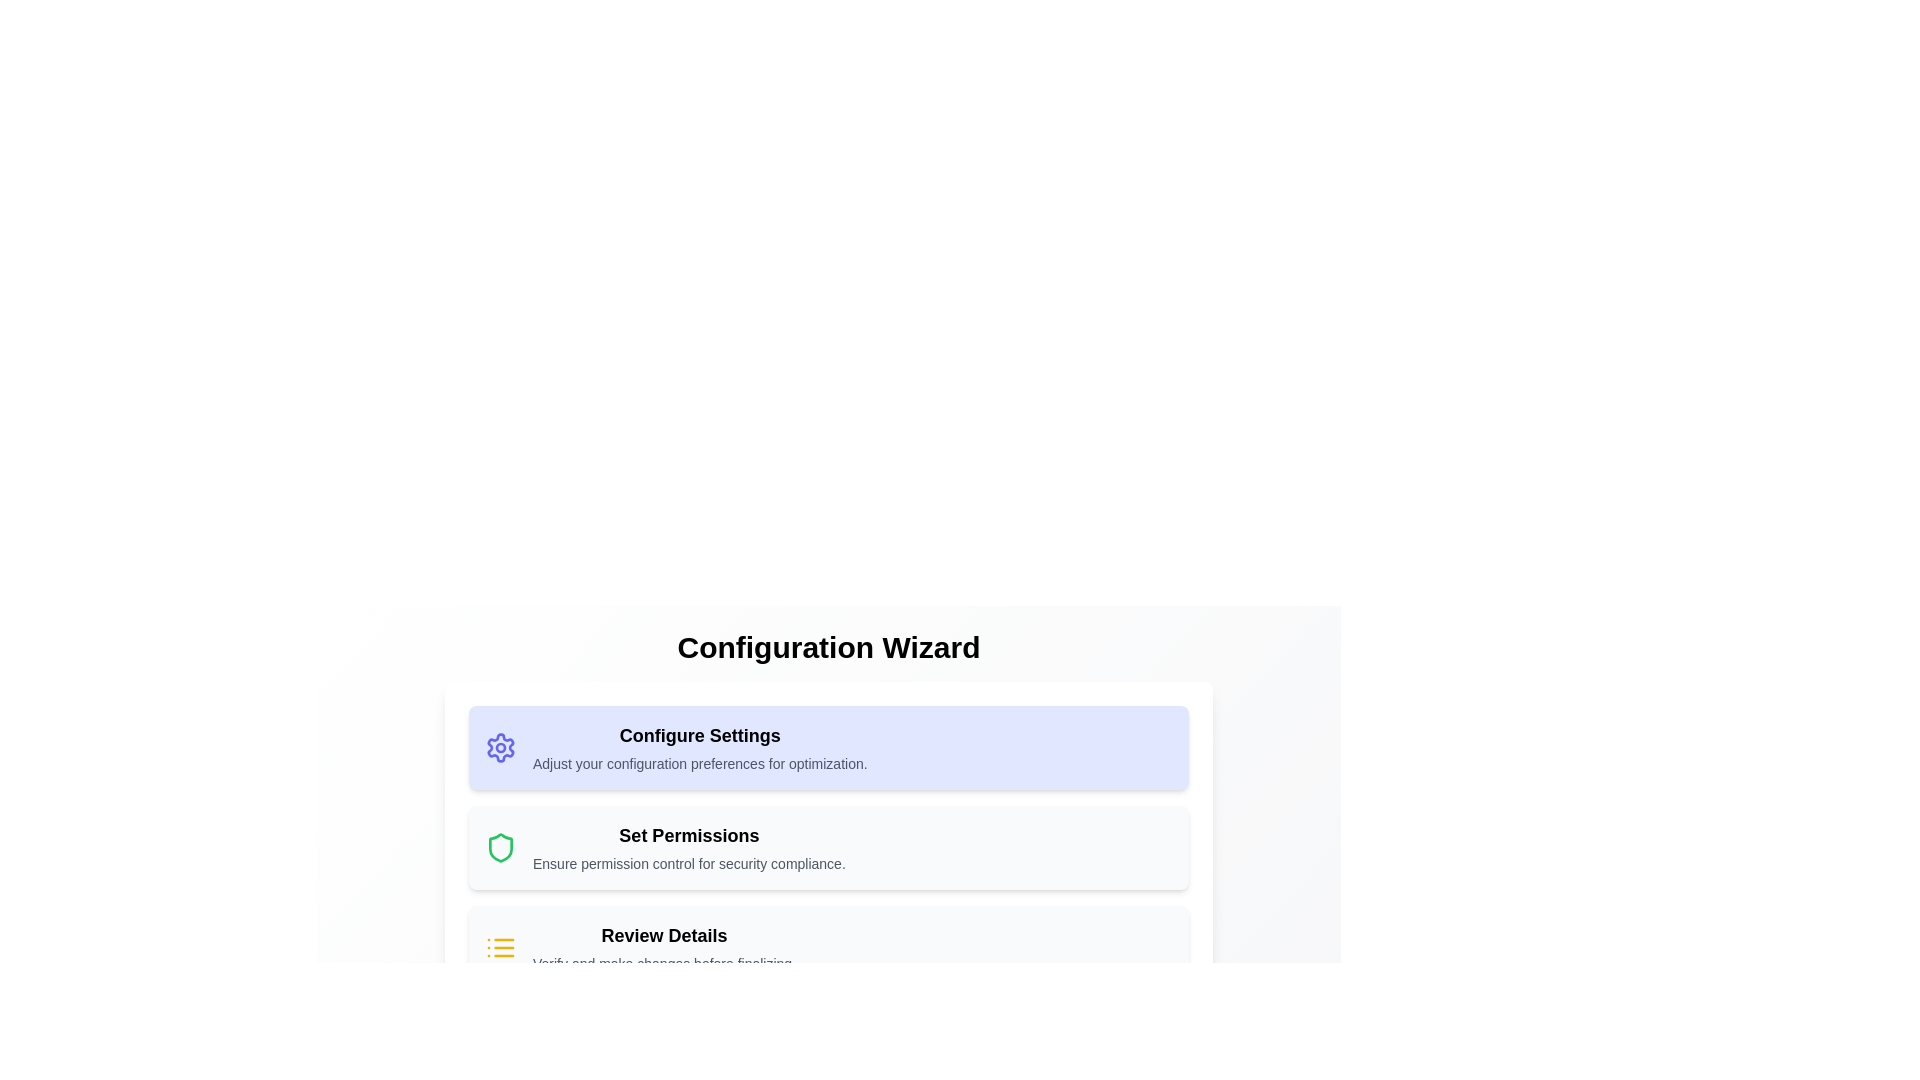 Image resolution: width=1920 pixels, height=1080 pixels. I want to click on the 'Configure Settings' text display, which features a bold title and a descriptive paragraph, located centrally beneath the icon graphic in the configuration interface, so click(700, 748).